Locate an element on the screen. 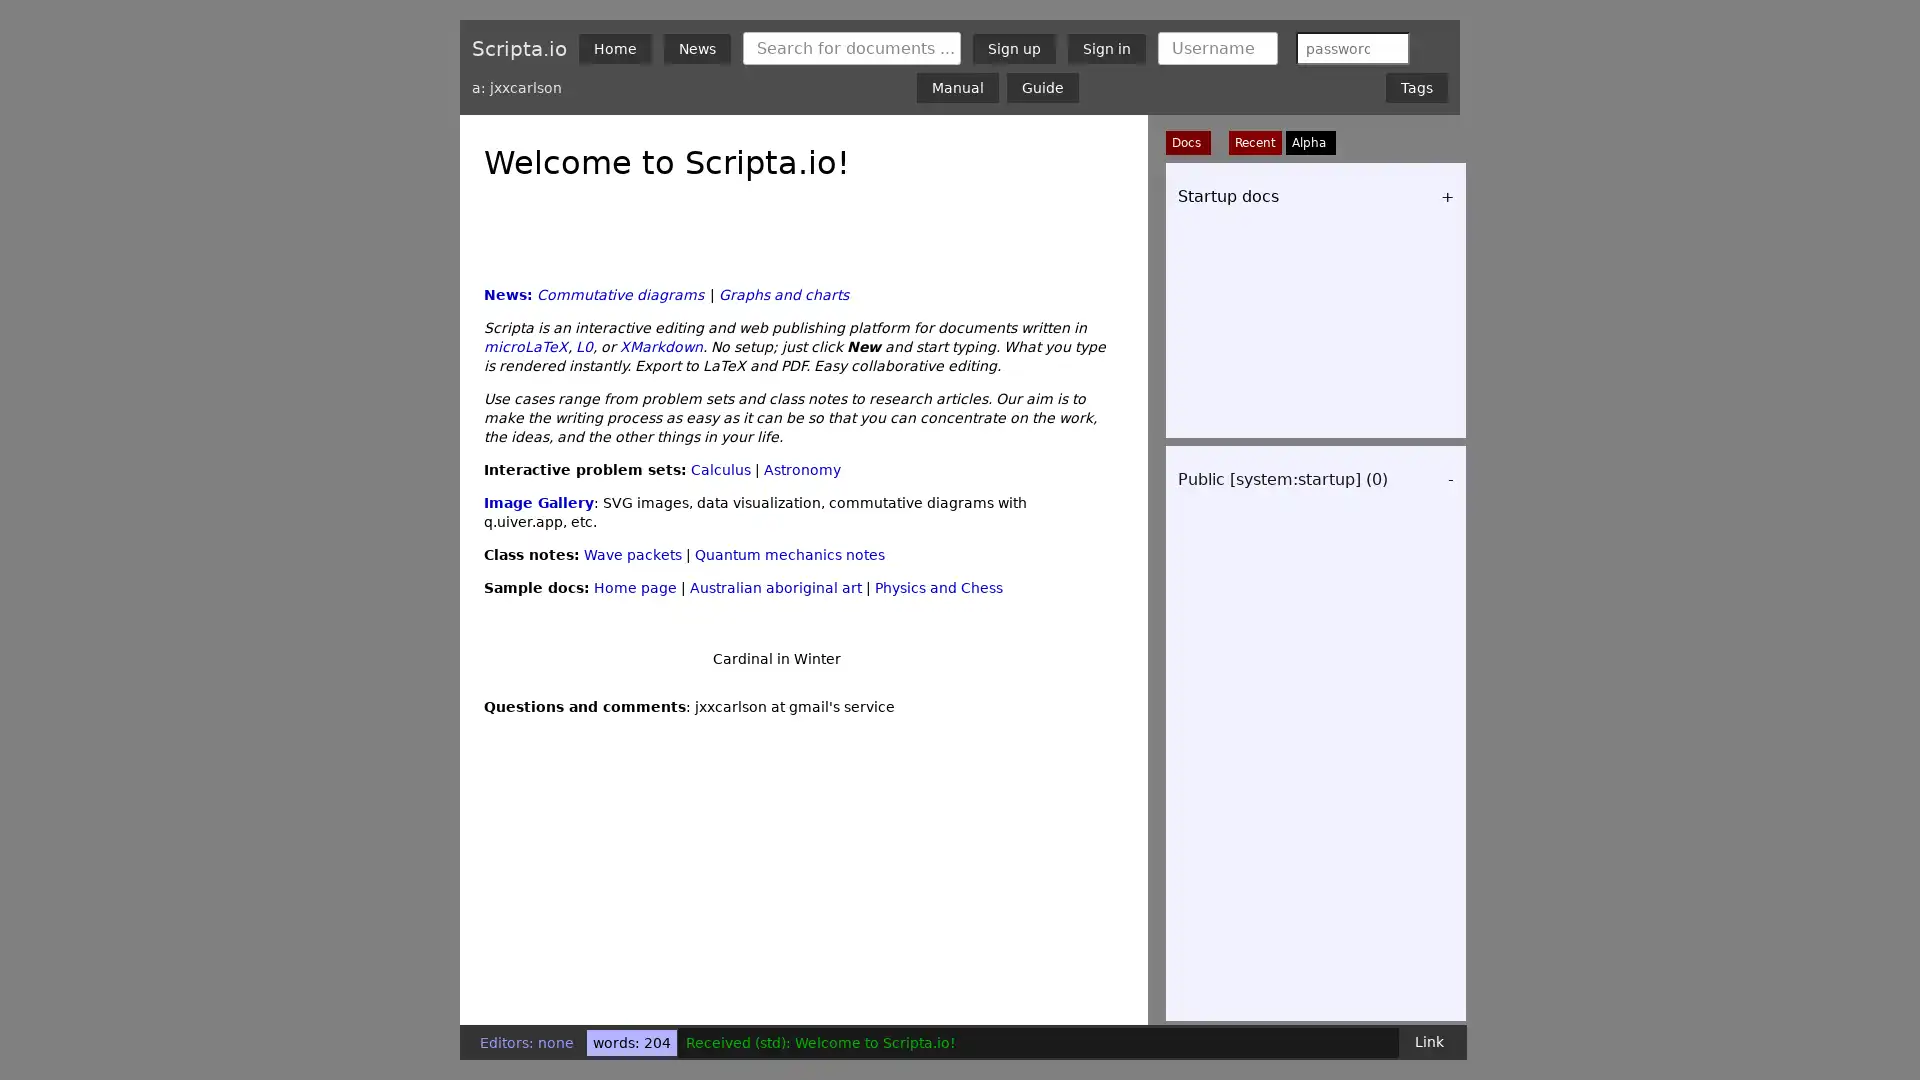 The image size is (1920, 1080). Calculus is located at coordinates (720, 623).